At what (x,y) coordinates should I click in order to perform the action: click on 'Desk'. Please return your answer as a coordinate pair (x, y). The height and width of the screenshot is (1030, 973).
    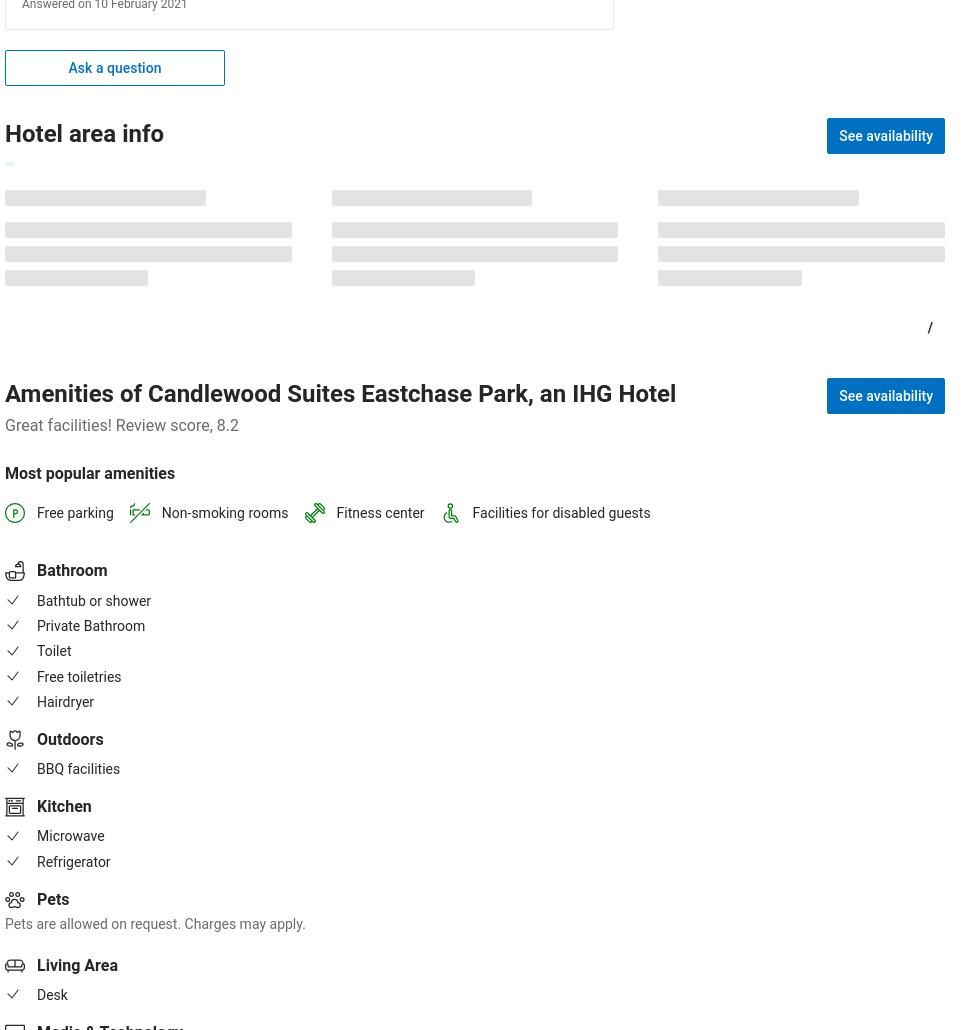
    Looking at the image, I should click on (36, 992).